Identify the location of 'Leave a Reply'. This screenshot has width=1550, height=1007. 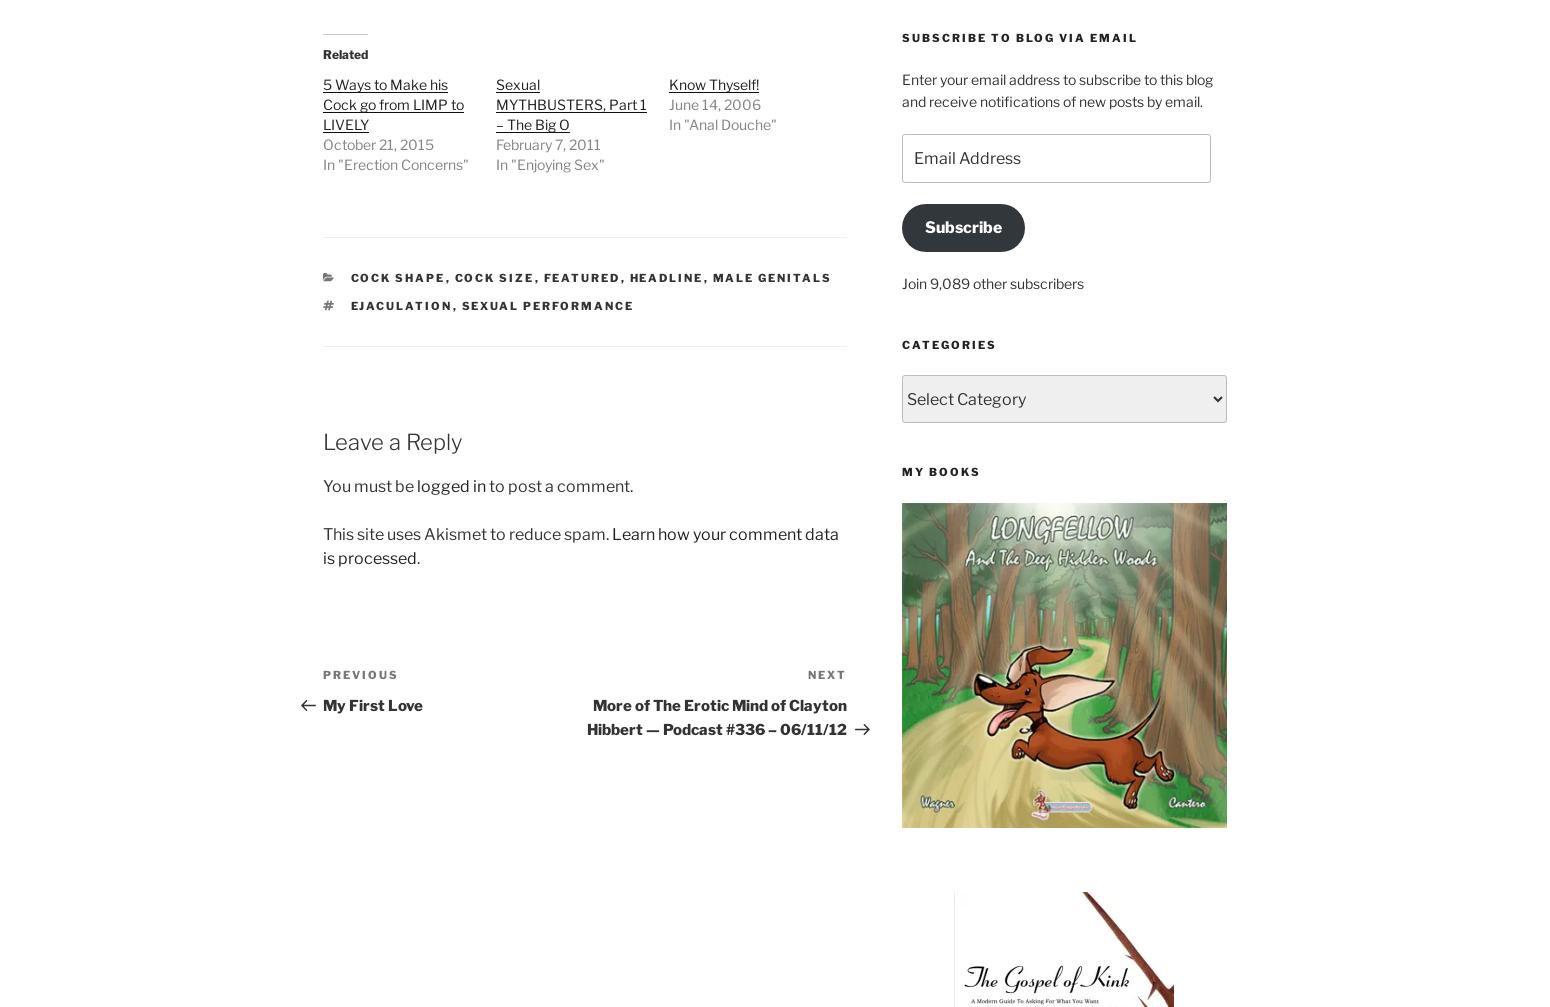
(322, 441).